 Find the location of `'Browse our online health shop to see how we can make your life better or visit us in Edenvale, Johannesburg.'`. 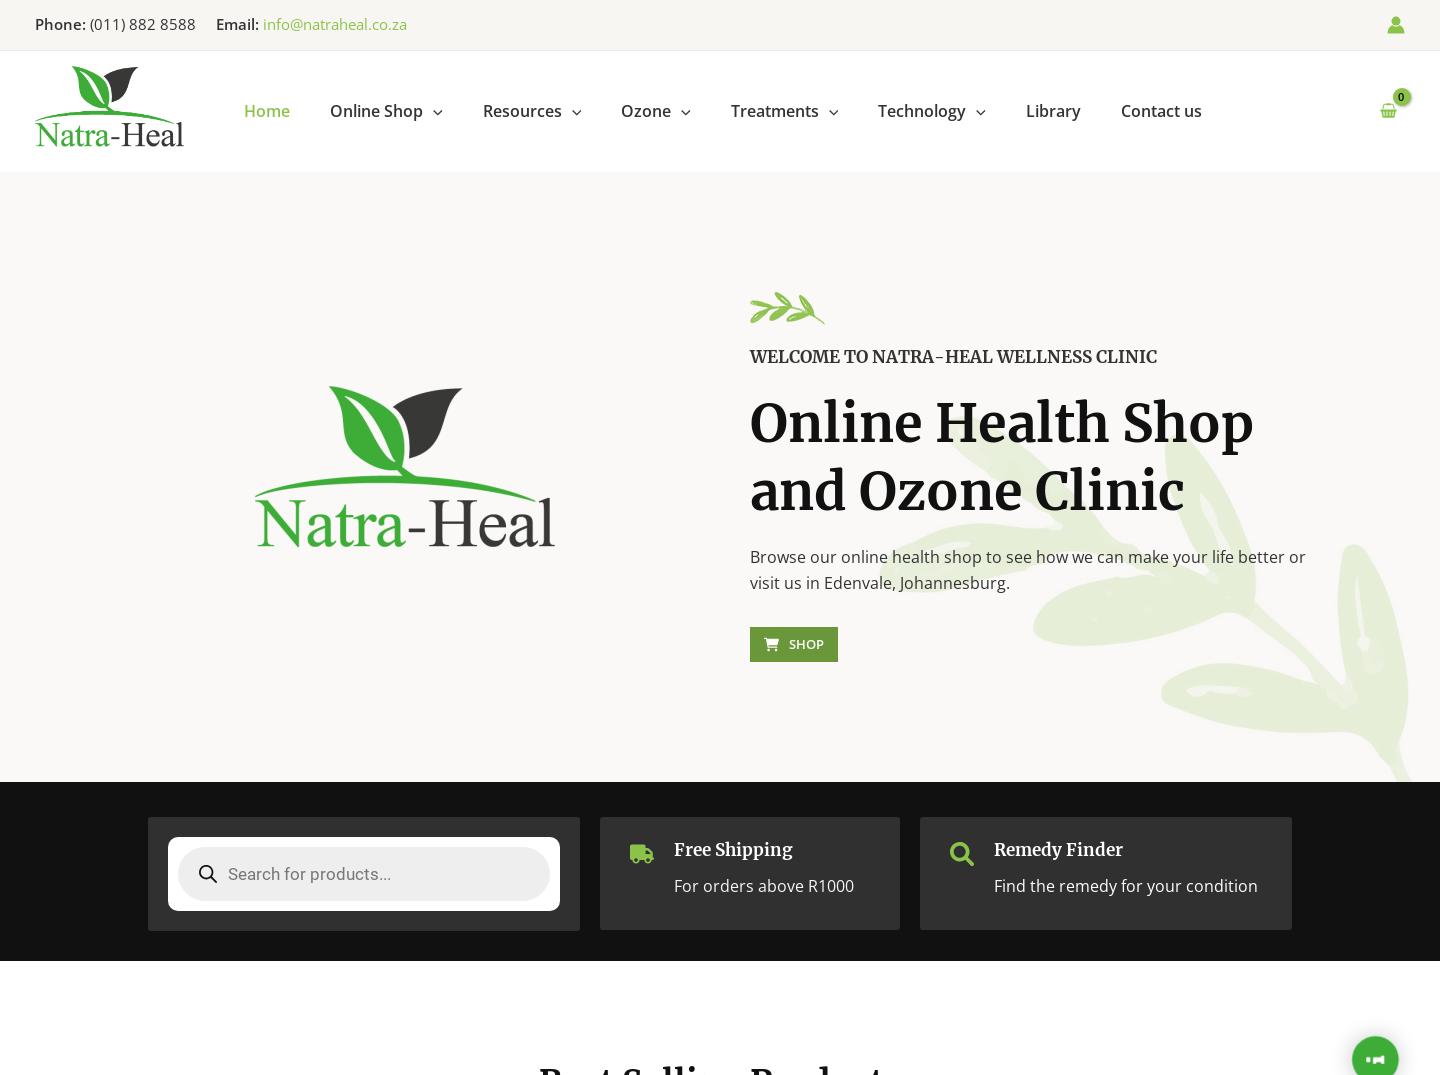

'Browse our online health shop to see how we can make your life better or visit us in Edenvale, Johannesburg.' is located at coordinates (1028, 569).